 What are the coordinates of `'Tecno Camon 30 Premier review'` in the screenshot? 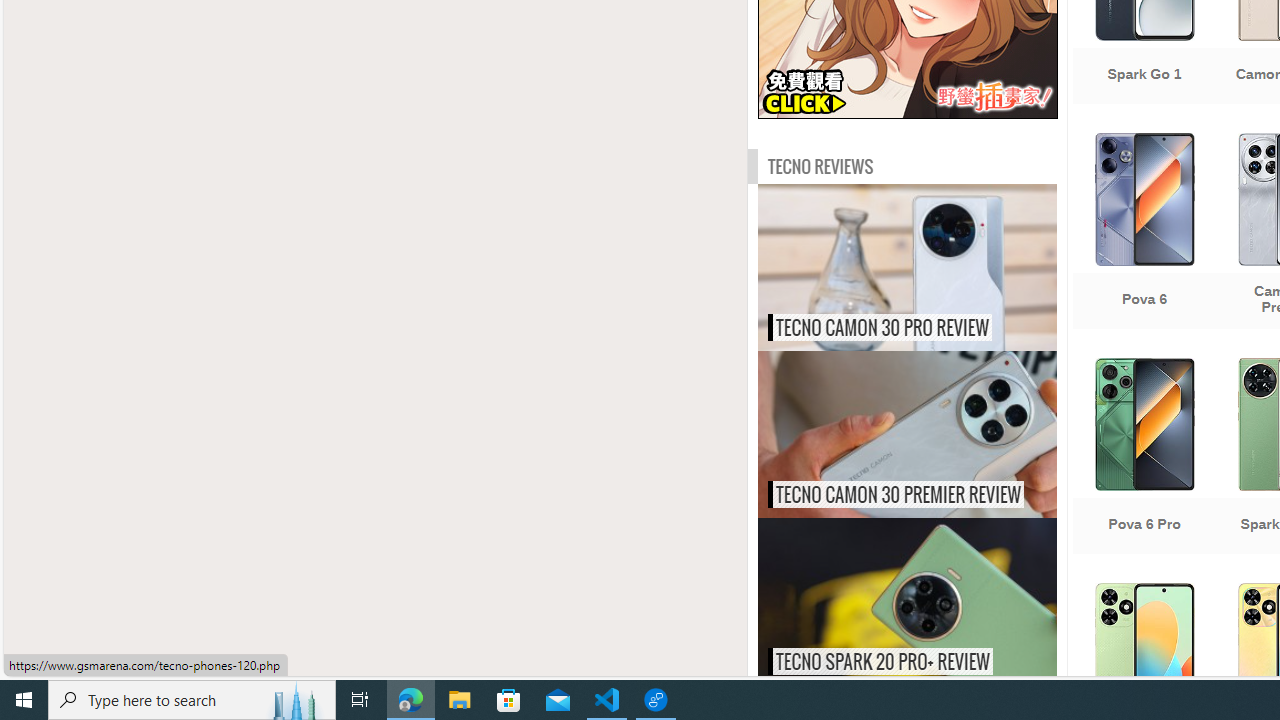 It's located at (948, 433).